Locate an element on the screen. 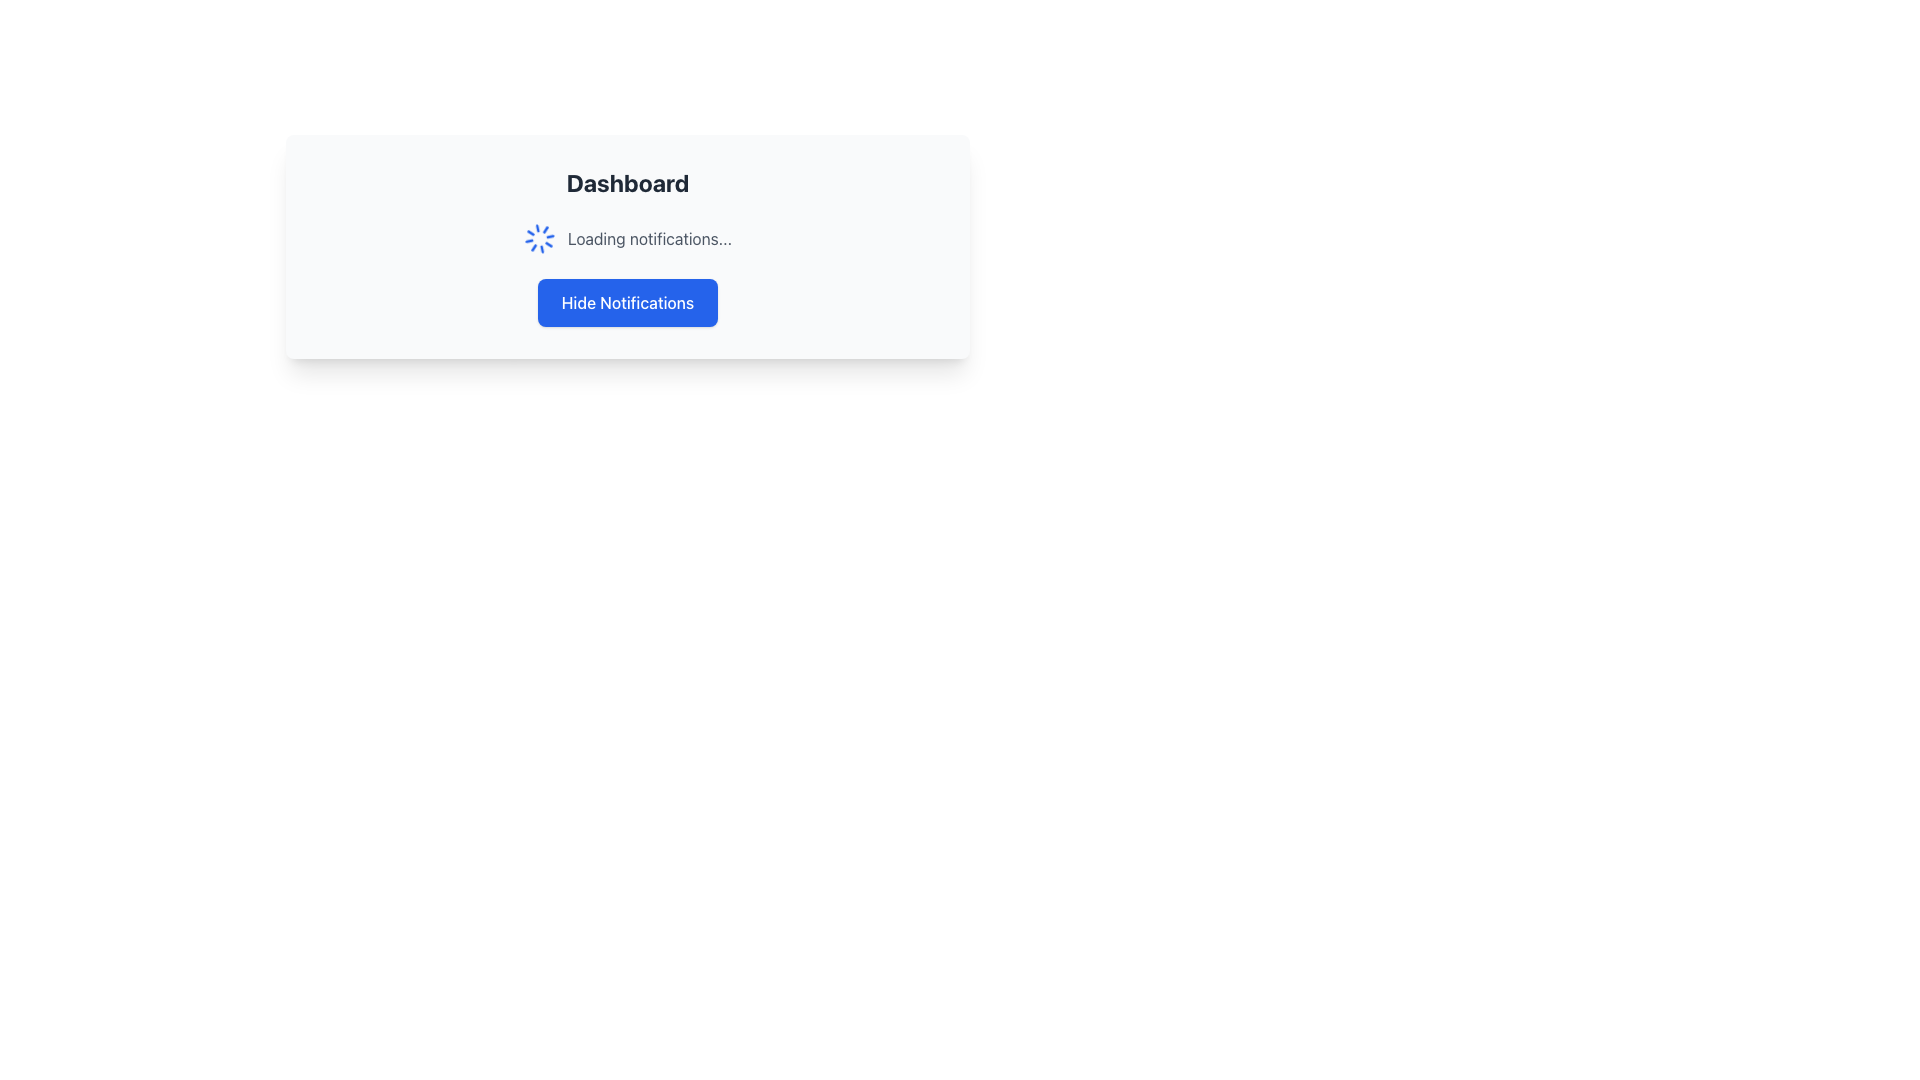 The image size is (1920, 1080). the 'Loading notifications...' text with the animated blue loader icon, which is centrally positioned in the panel, indicating ongoing operations is located at coordinates (627, 238).